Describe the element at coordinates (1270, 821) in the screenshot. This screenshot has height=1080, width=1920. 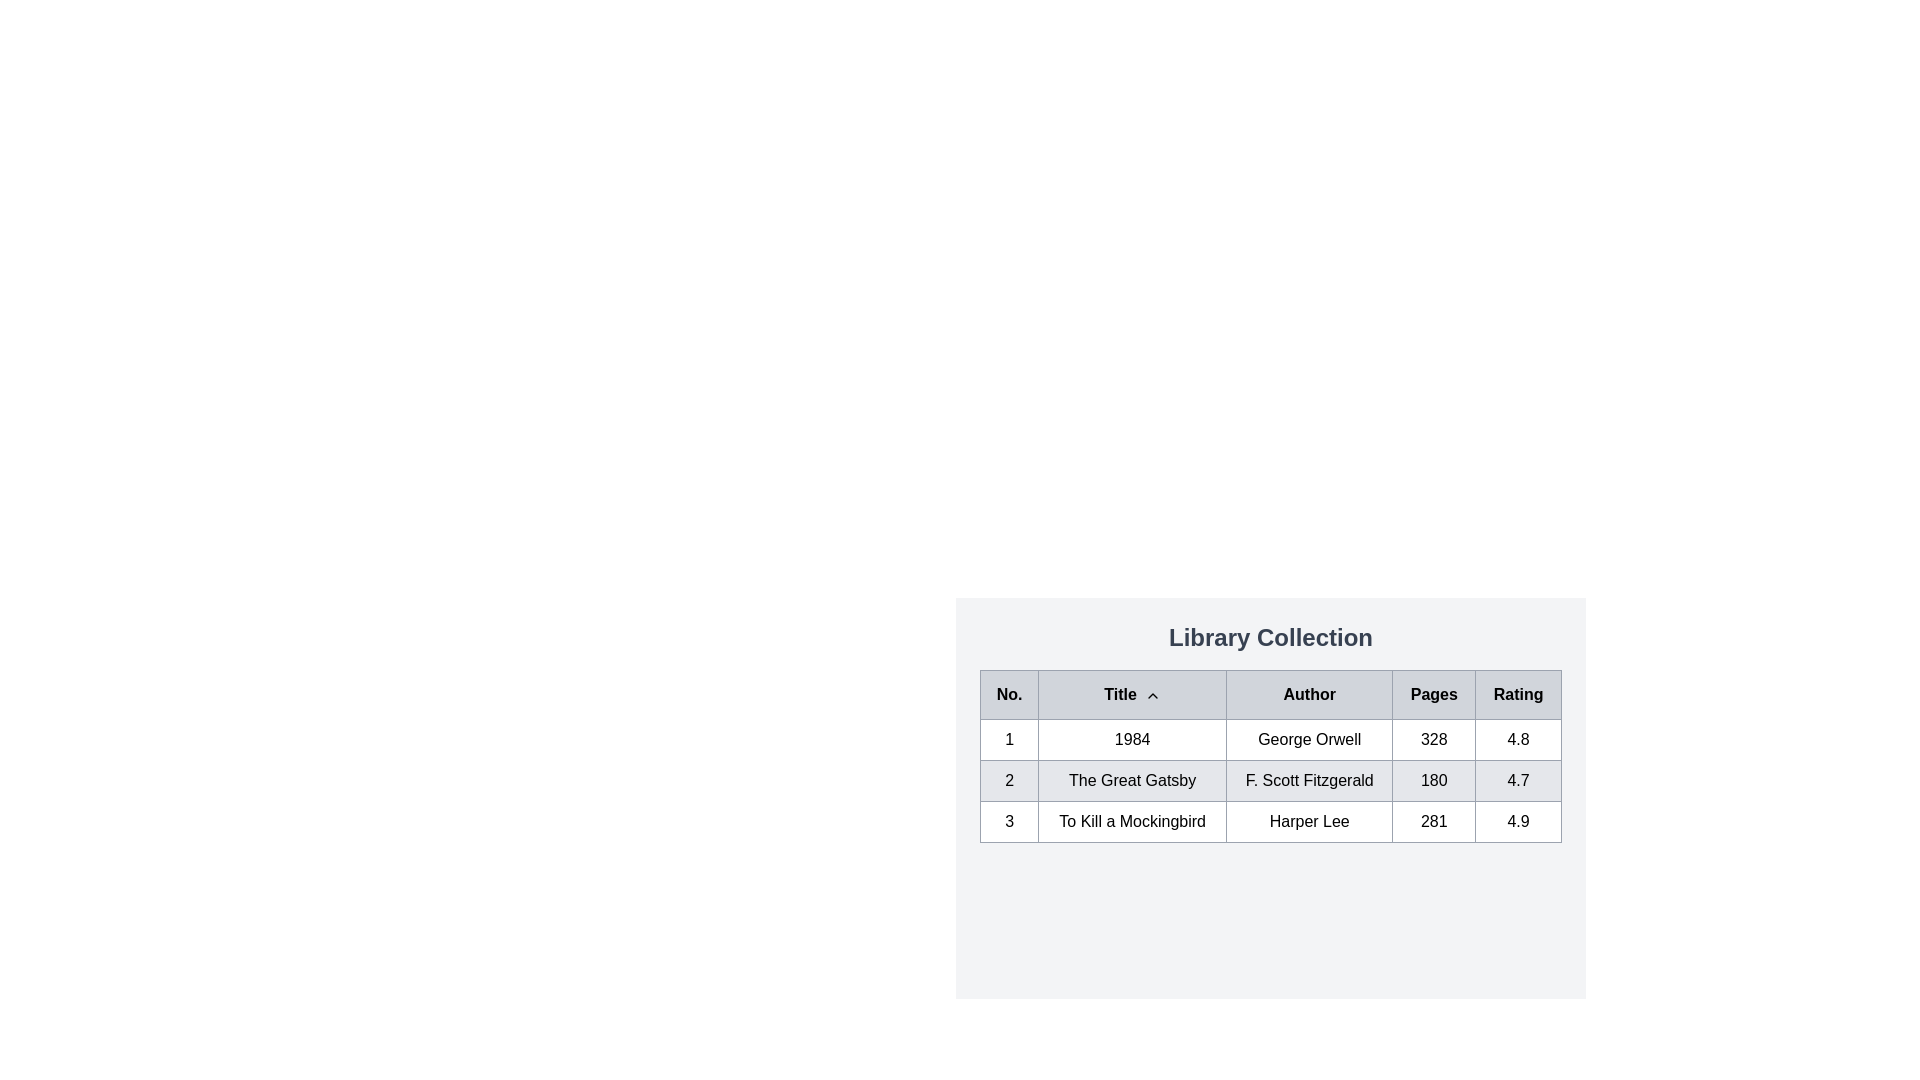
I see `information displayed in the table row for 'To Kill a Mockingbird' by Harper Lee, which includes its details of 281 pages and a rating of 4.9` at that location.